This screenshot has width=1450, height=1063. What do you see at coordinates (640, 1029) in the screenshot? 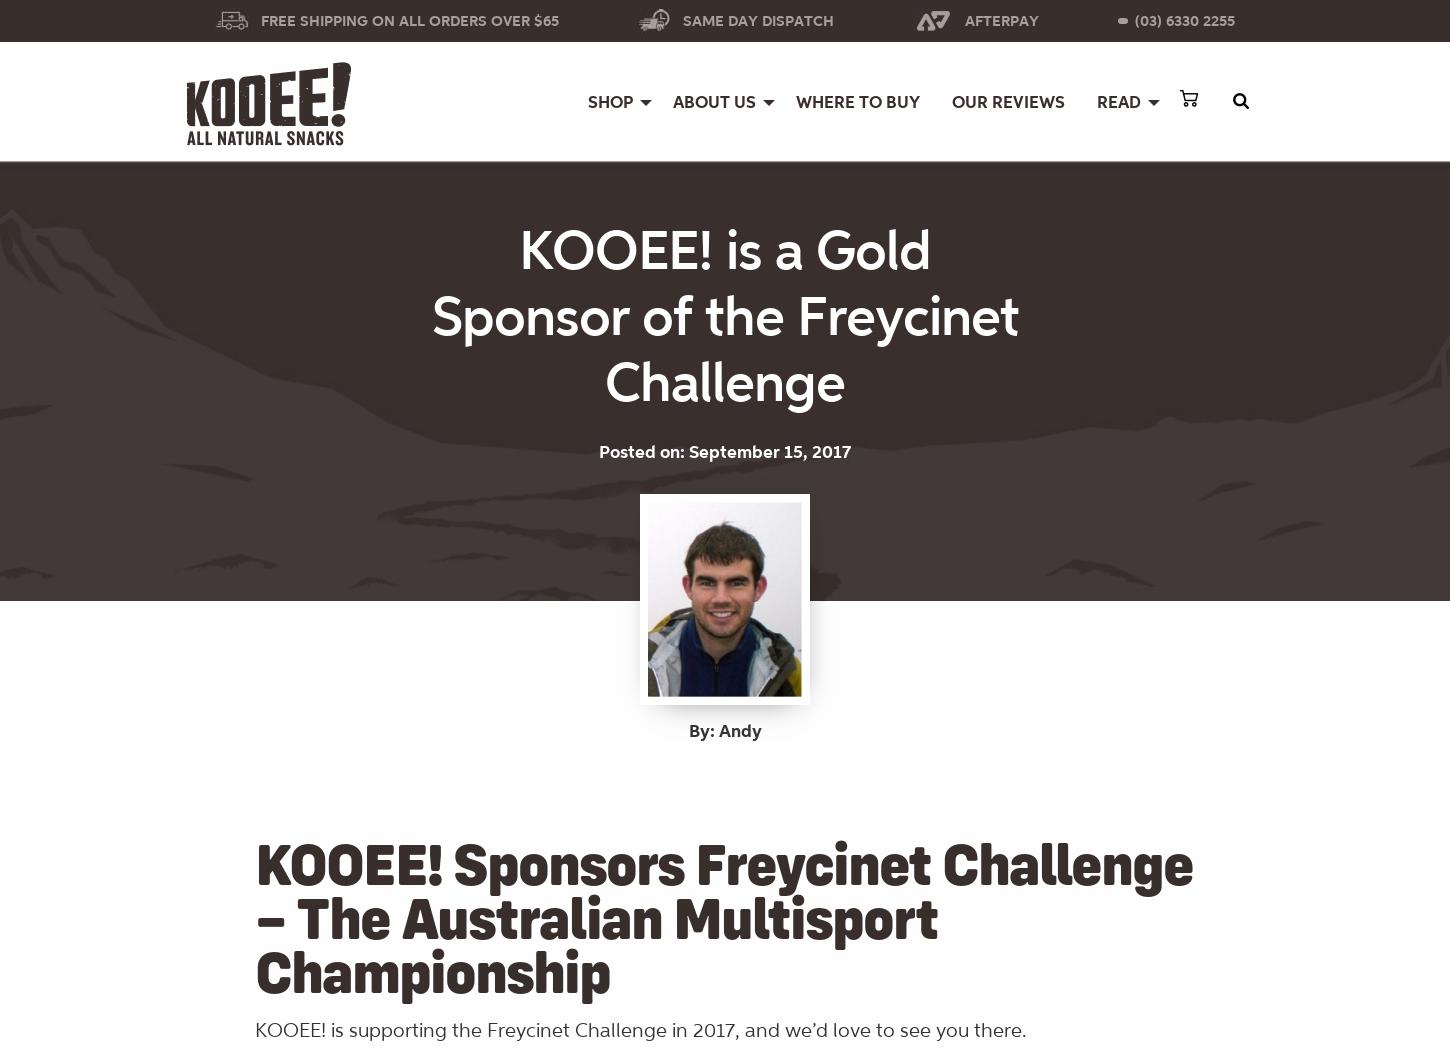
I see `'KOOEE! is supporting the Freycinet Challenge in 2017, and we’d love to see you there.'` at bounding box center [640, 1029].